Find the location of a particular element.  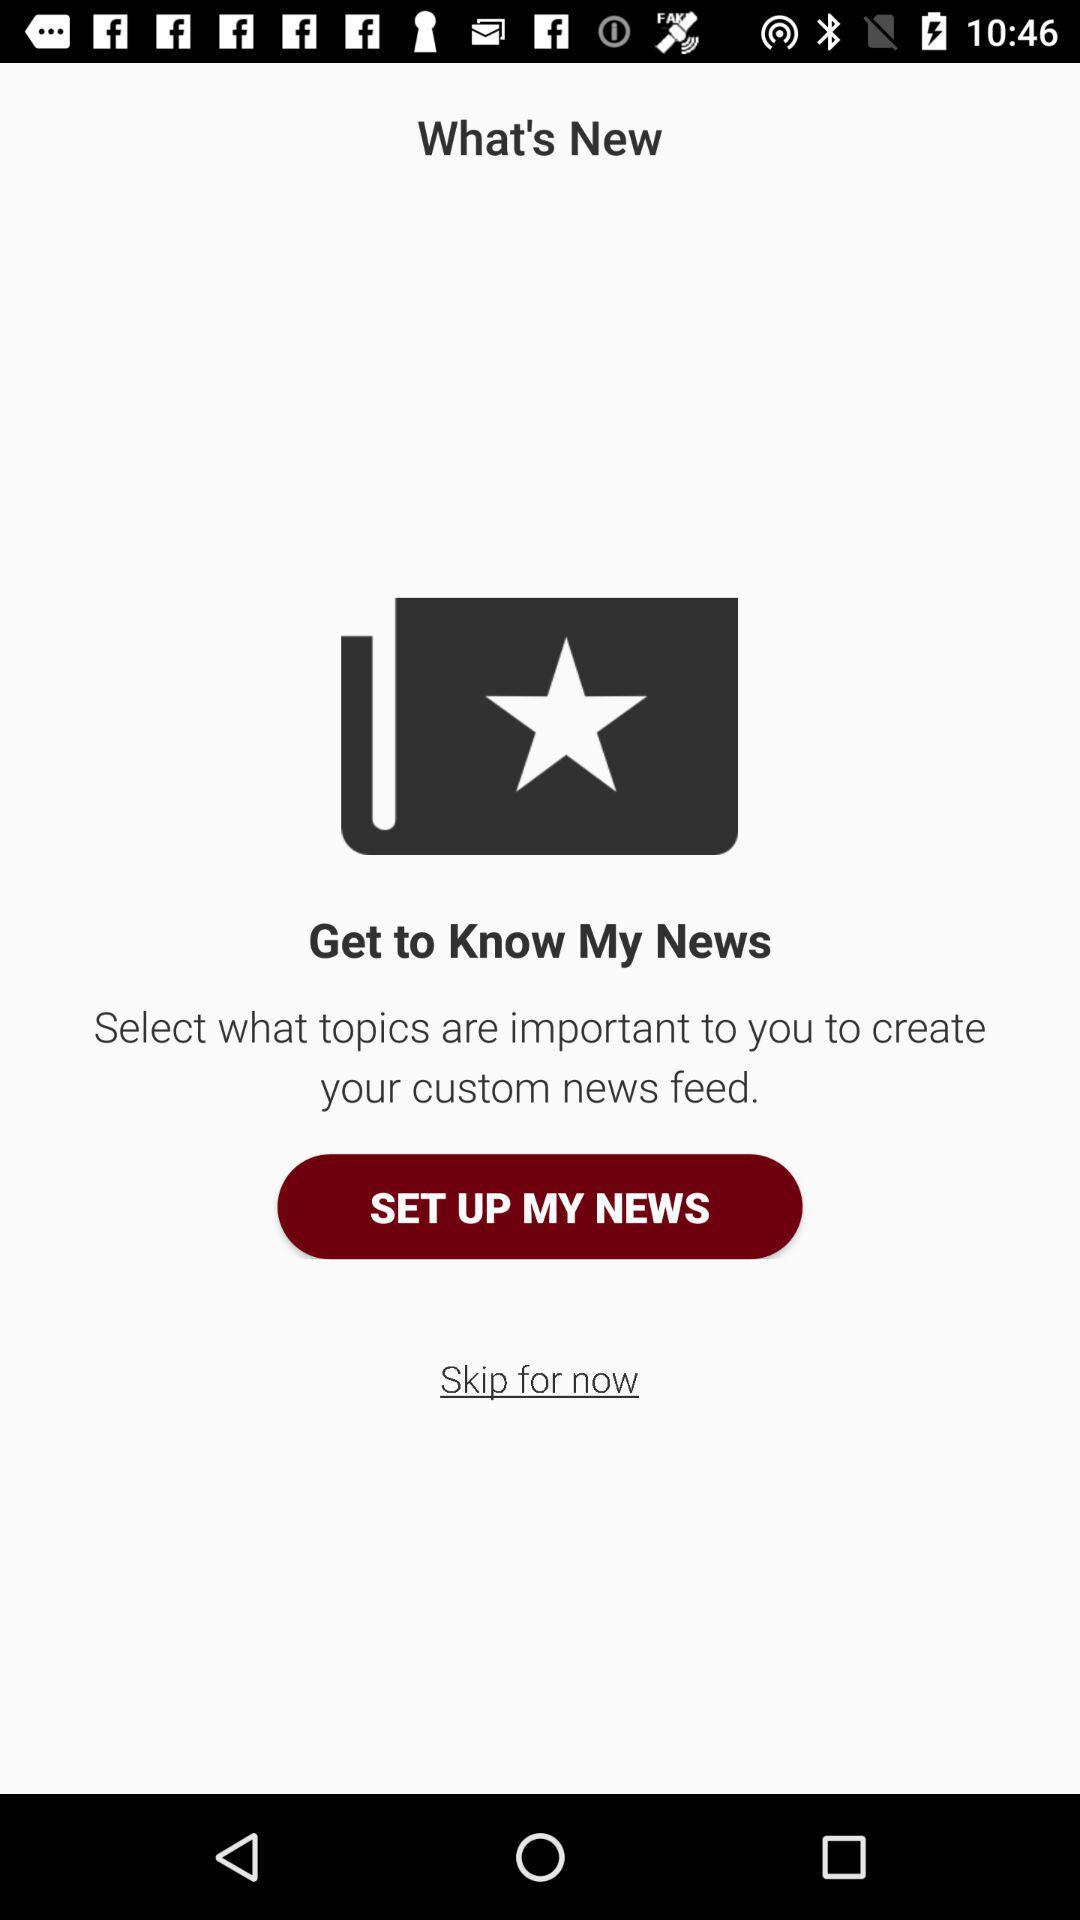

the item above the skip for now app is located at coordinates (540, 1205).